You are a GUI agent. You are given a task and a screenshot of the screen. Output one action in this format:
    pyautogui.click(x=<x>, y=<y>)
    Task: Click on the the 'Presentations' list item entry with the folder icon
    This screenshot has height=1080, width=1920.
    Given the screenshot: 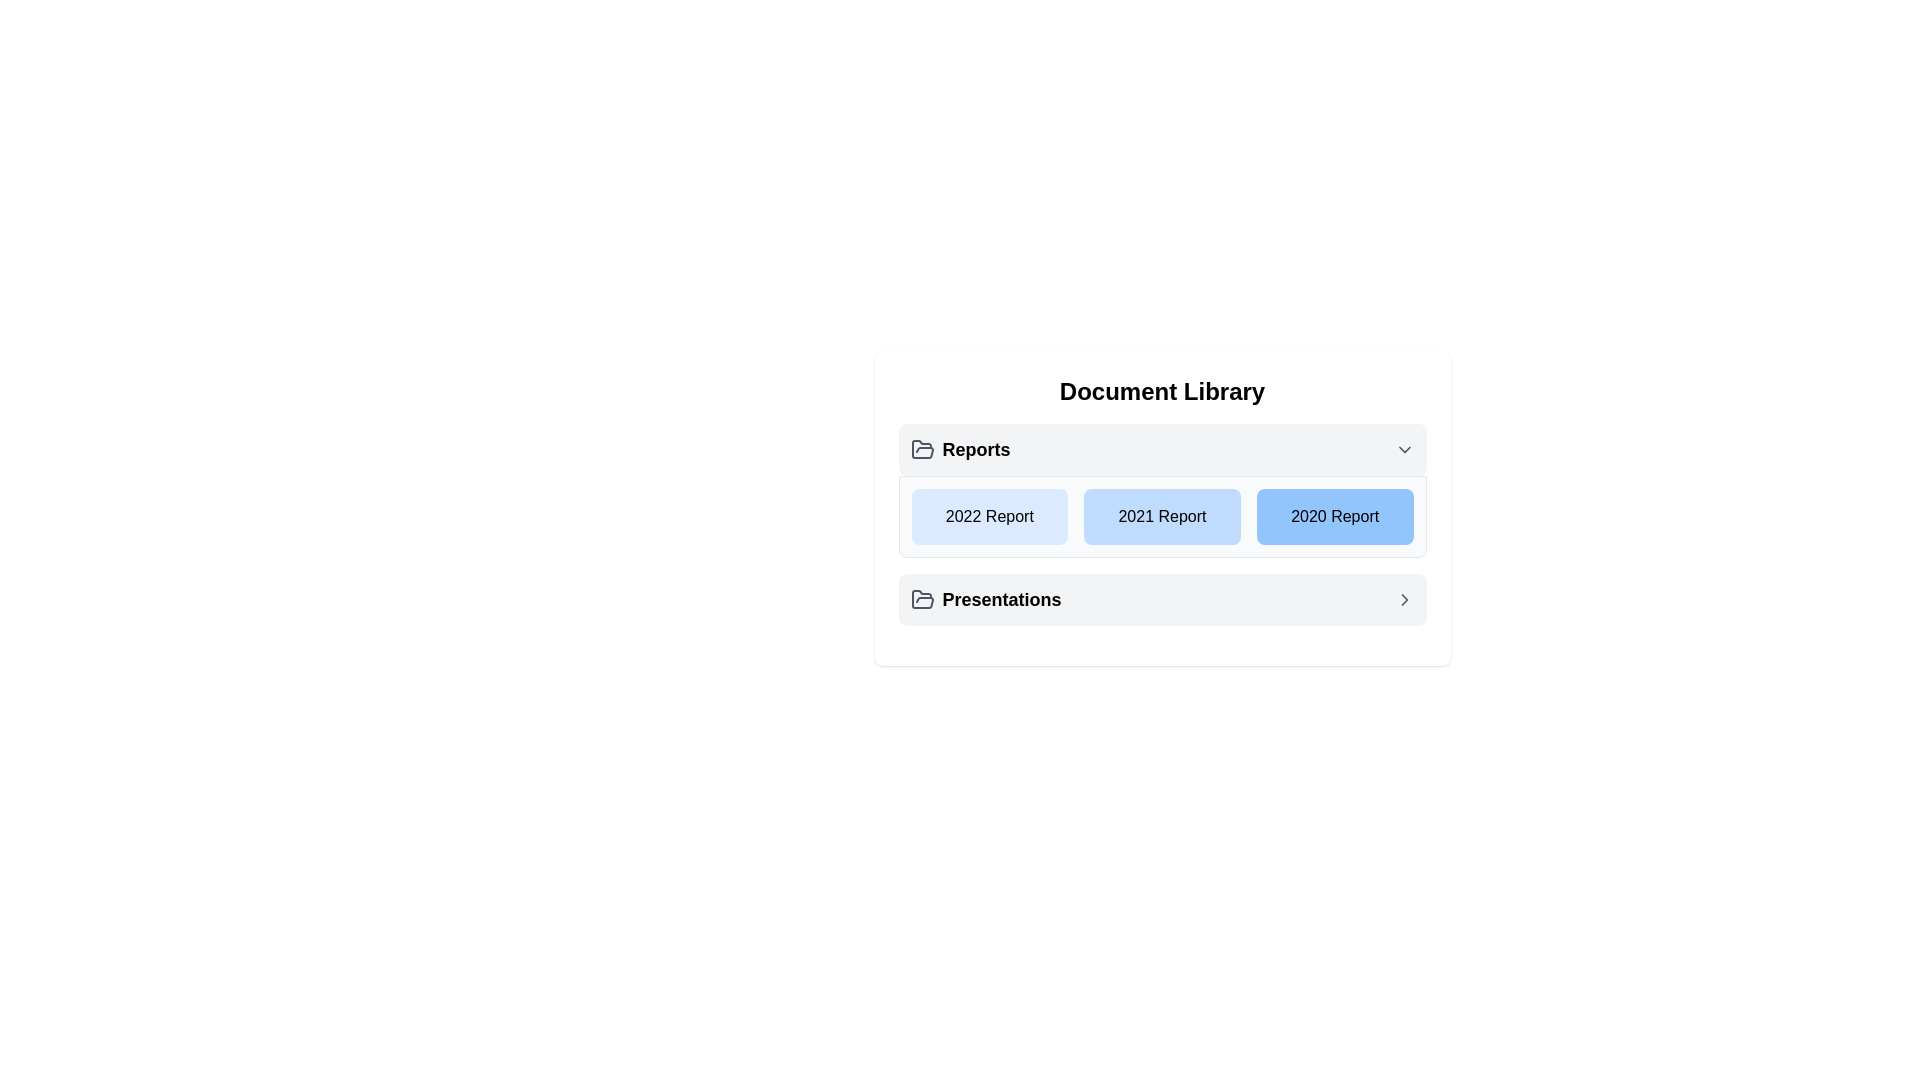 What is the action you would take?
    pyautogui.click(x=986, y=599)
    